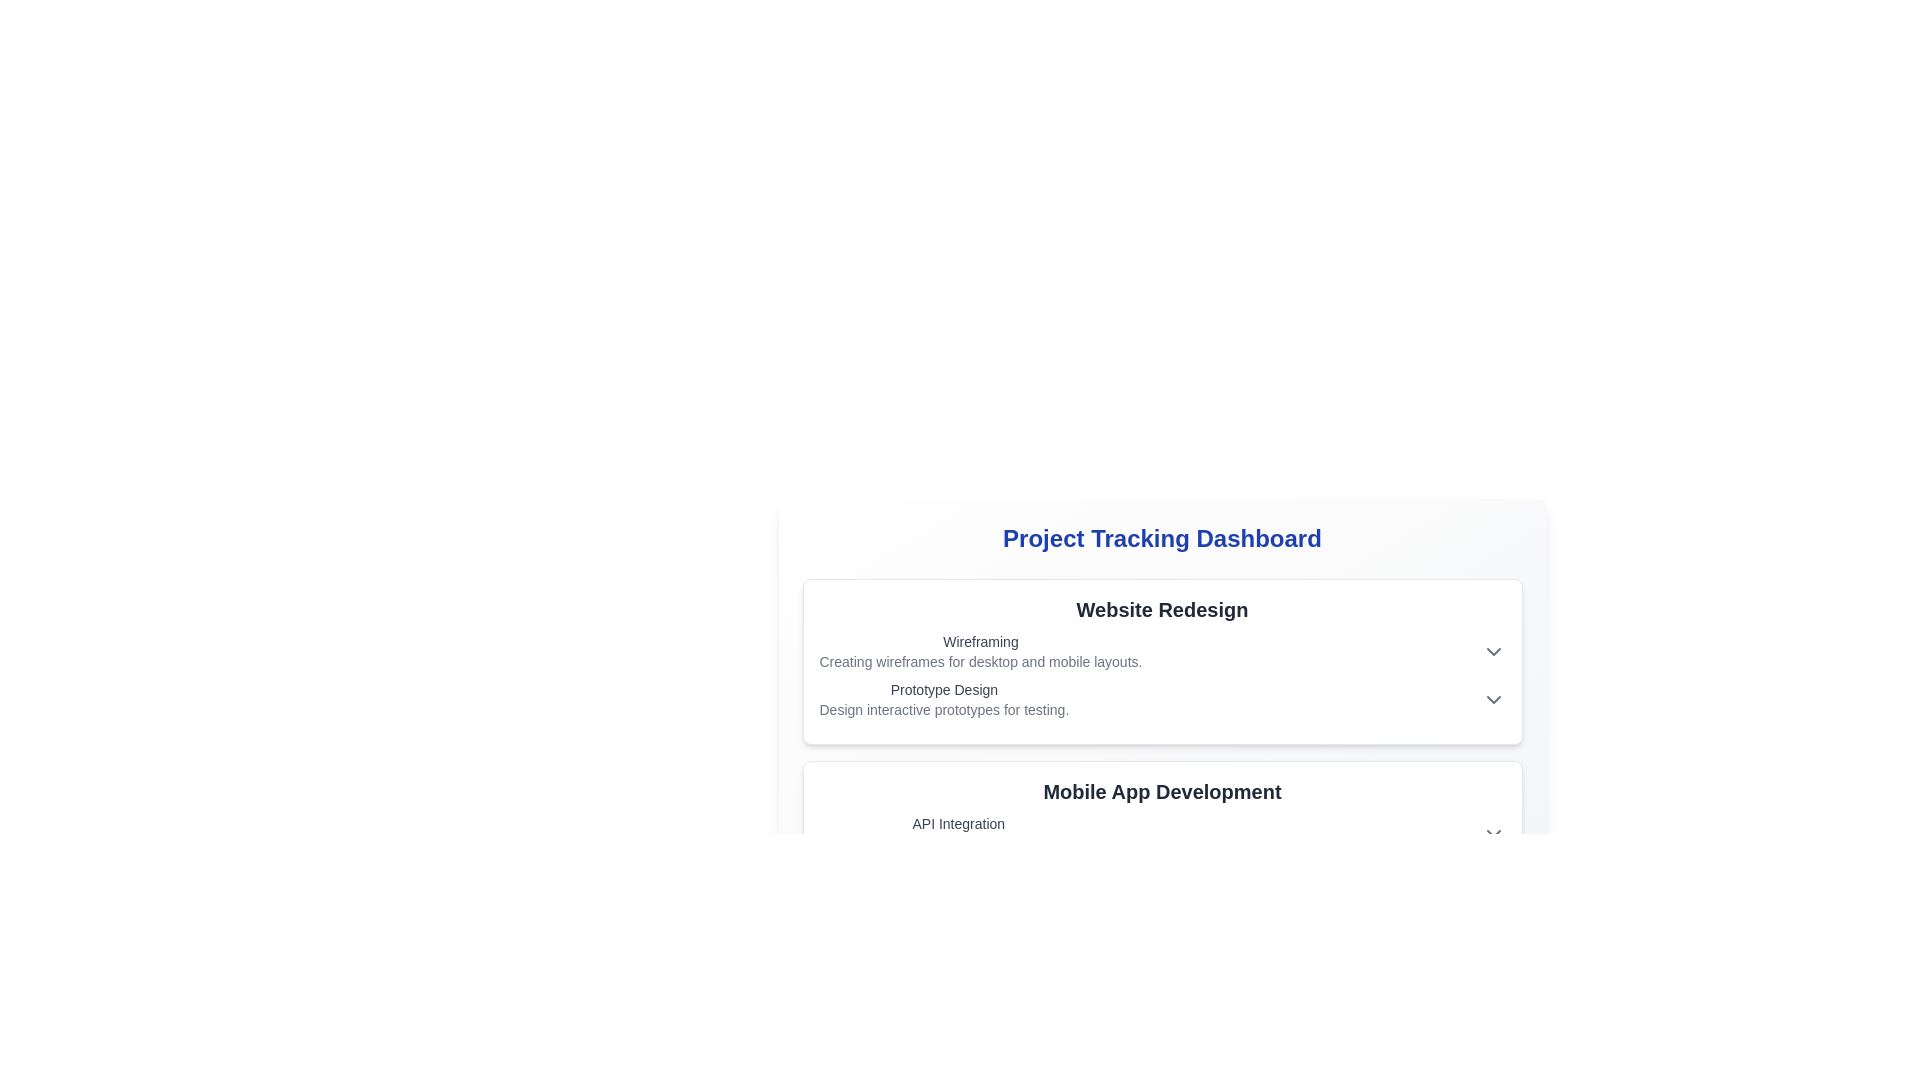 This screenshot has height=1080, width=1920. I want to click on the text label that serves as a title or heading for the content, positioned centrally above the sibling text label reading 'Design interactive prototypes for testing.', so click(943, 689).